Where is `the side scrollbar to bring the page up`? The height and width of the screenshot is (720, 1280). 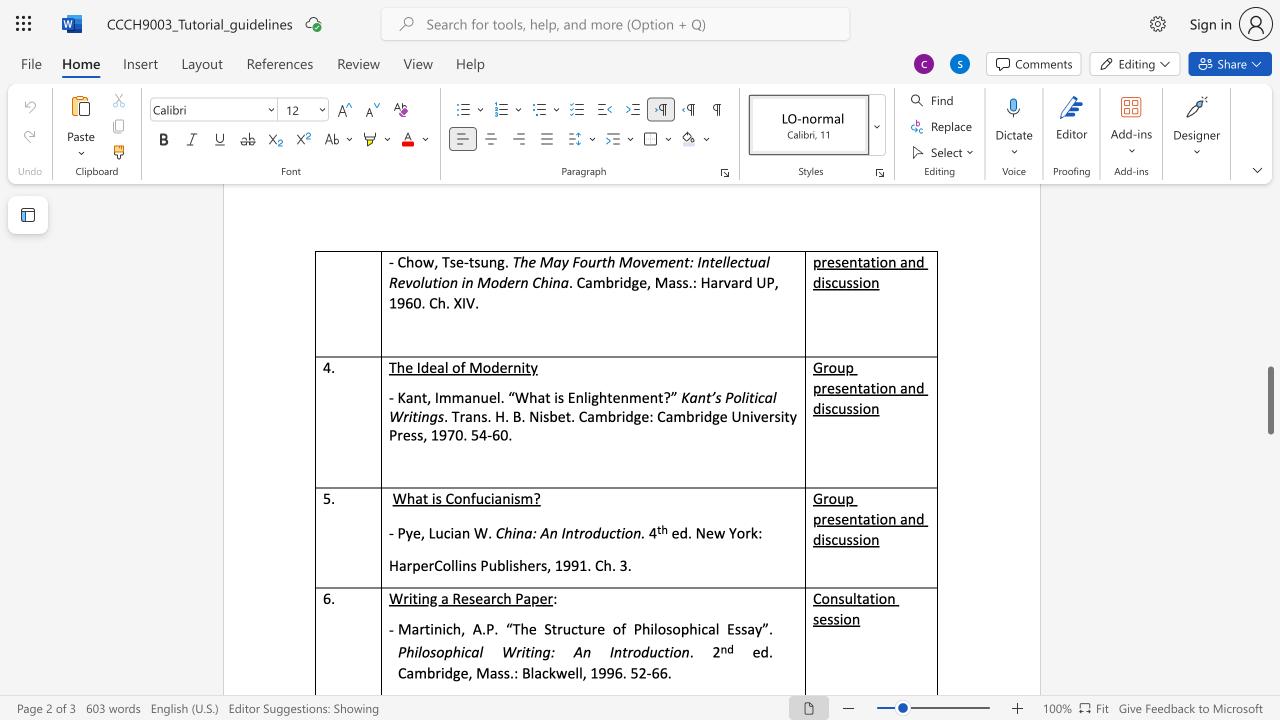 the side scrollbar to bring the page up is located at coordinates (1269, 310).